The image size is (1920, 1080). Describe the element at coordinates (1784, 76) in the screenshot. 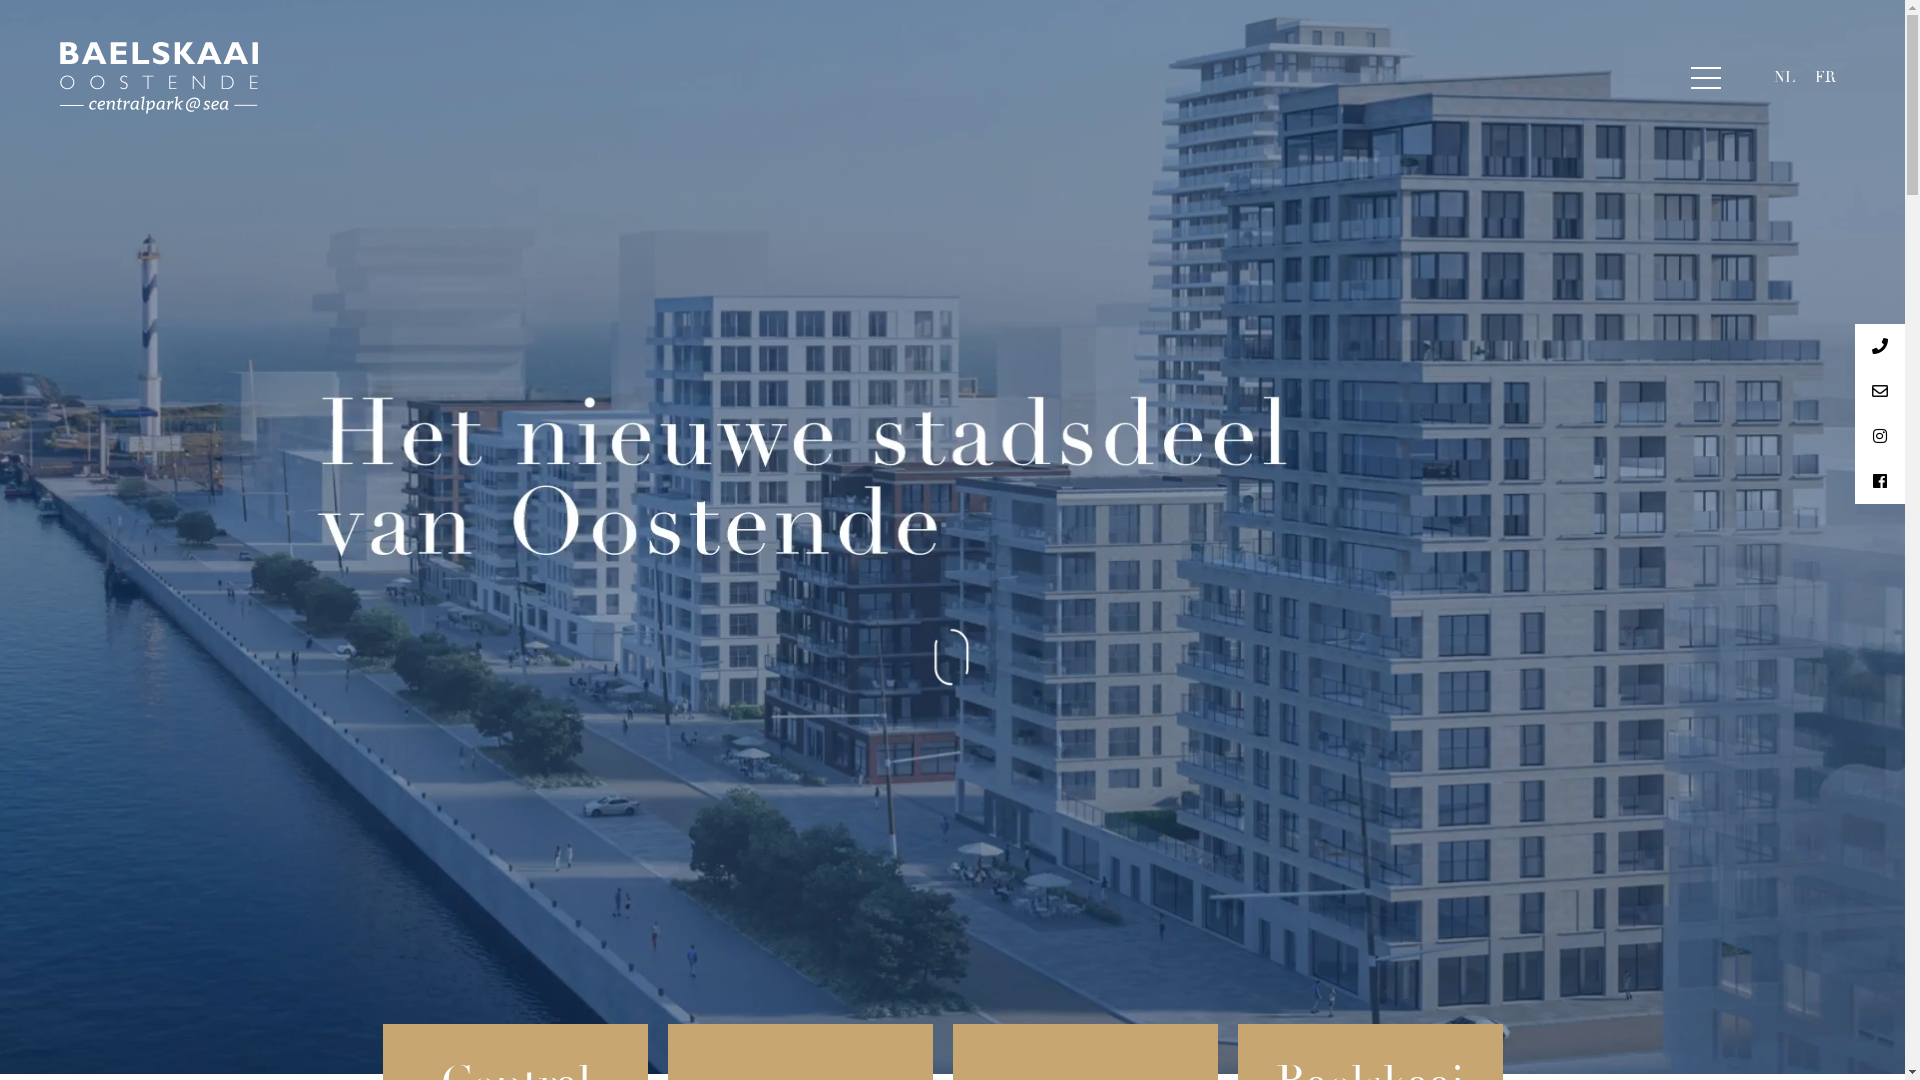

I see `'NL'` at that location.